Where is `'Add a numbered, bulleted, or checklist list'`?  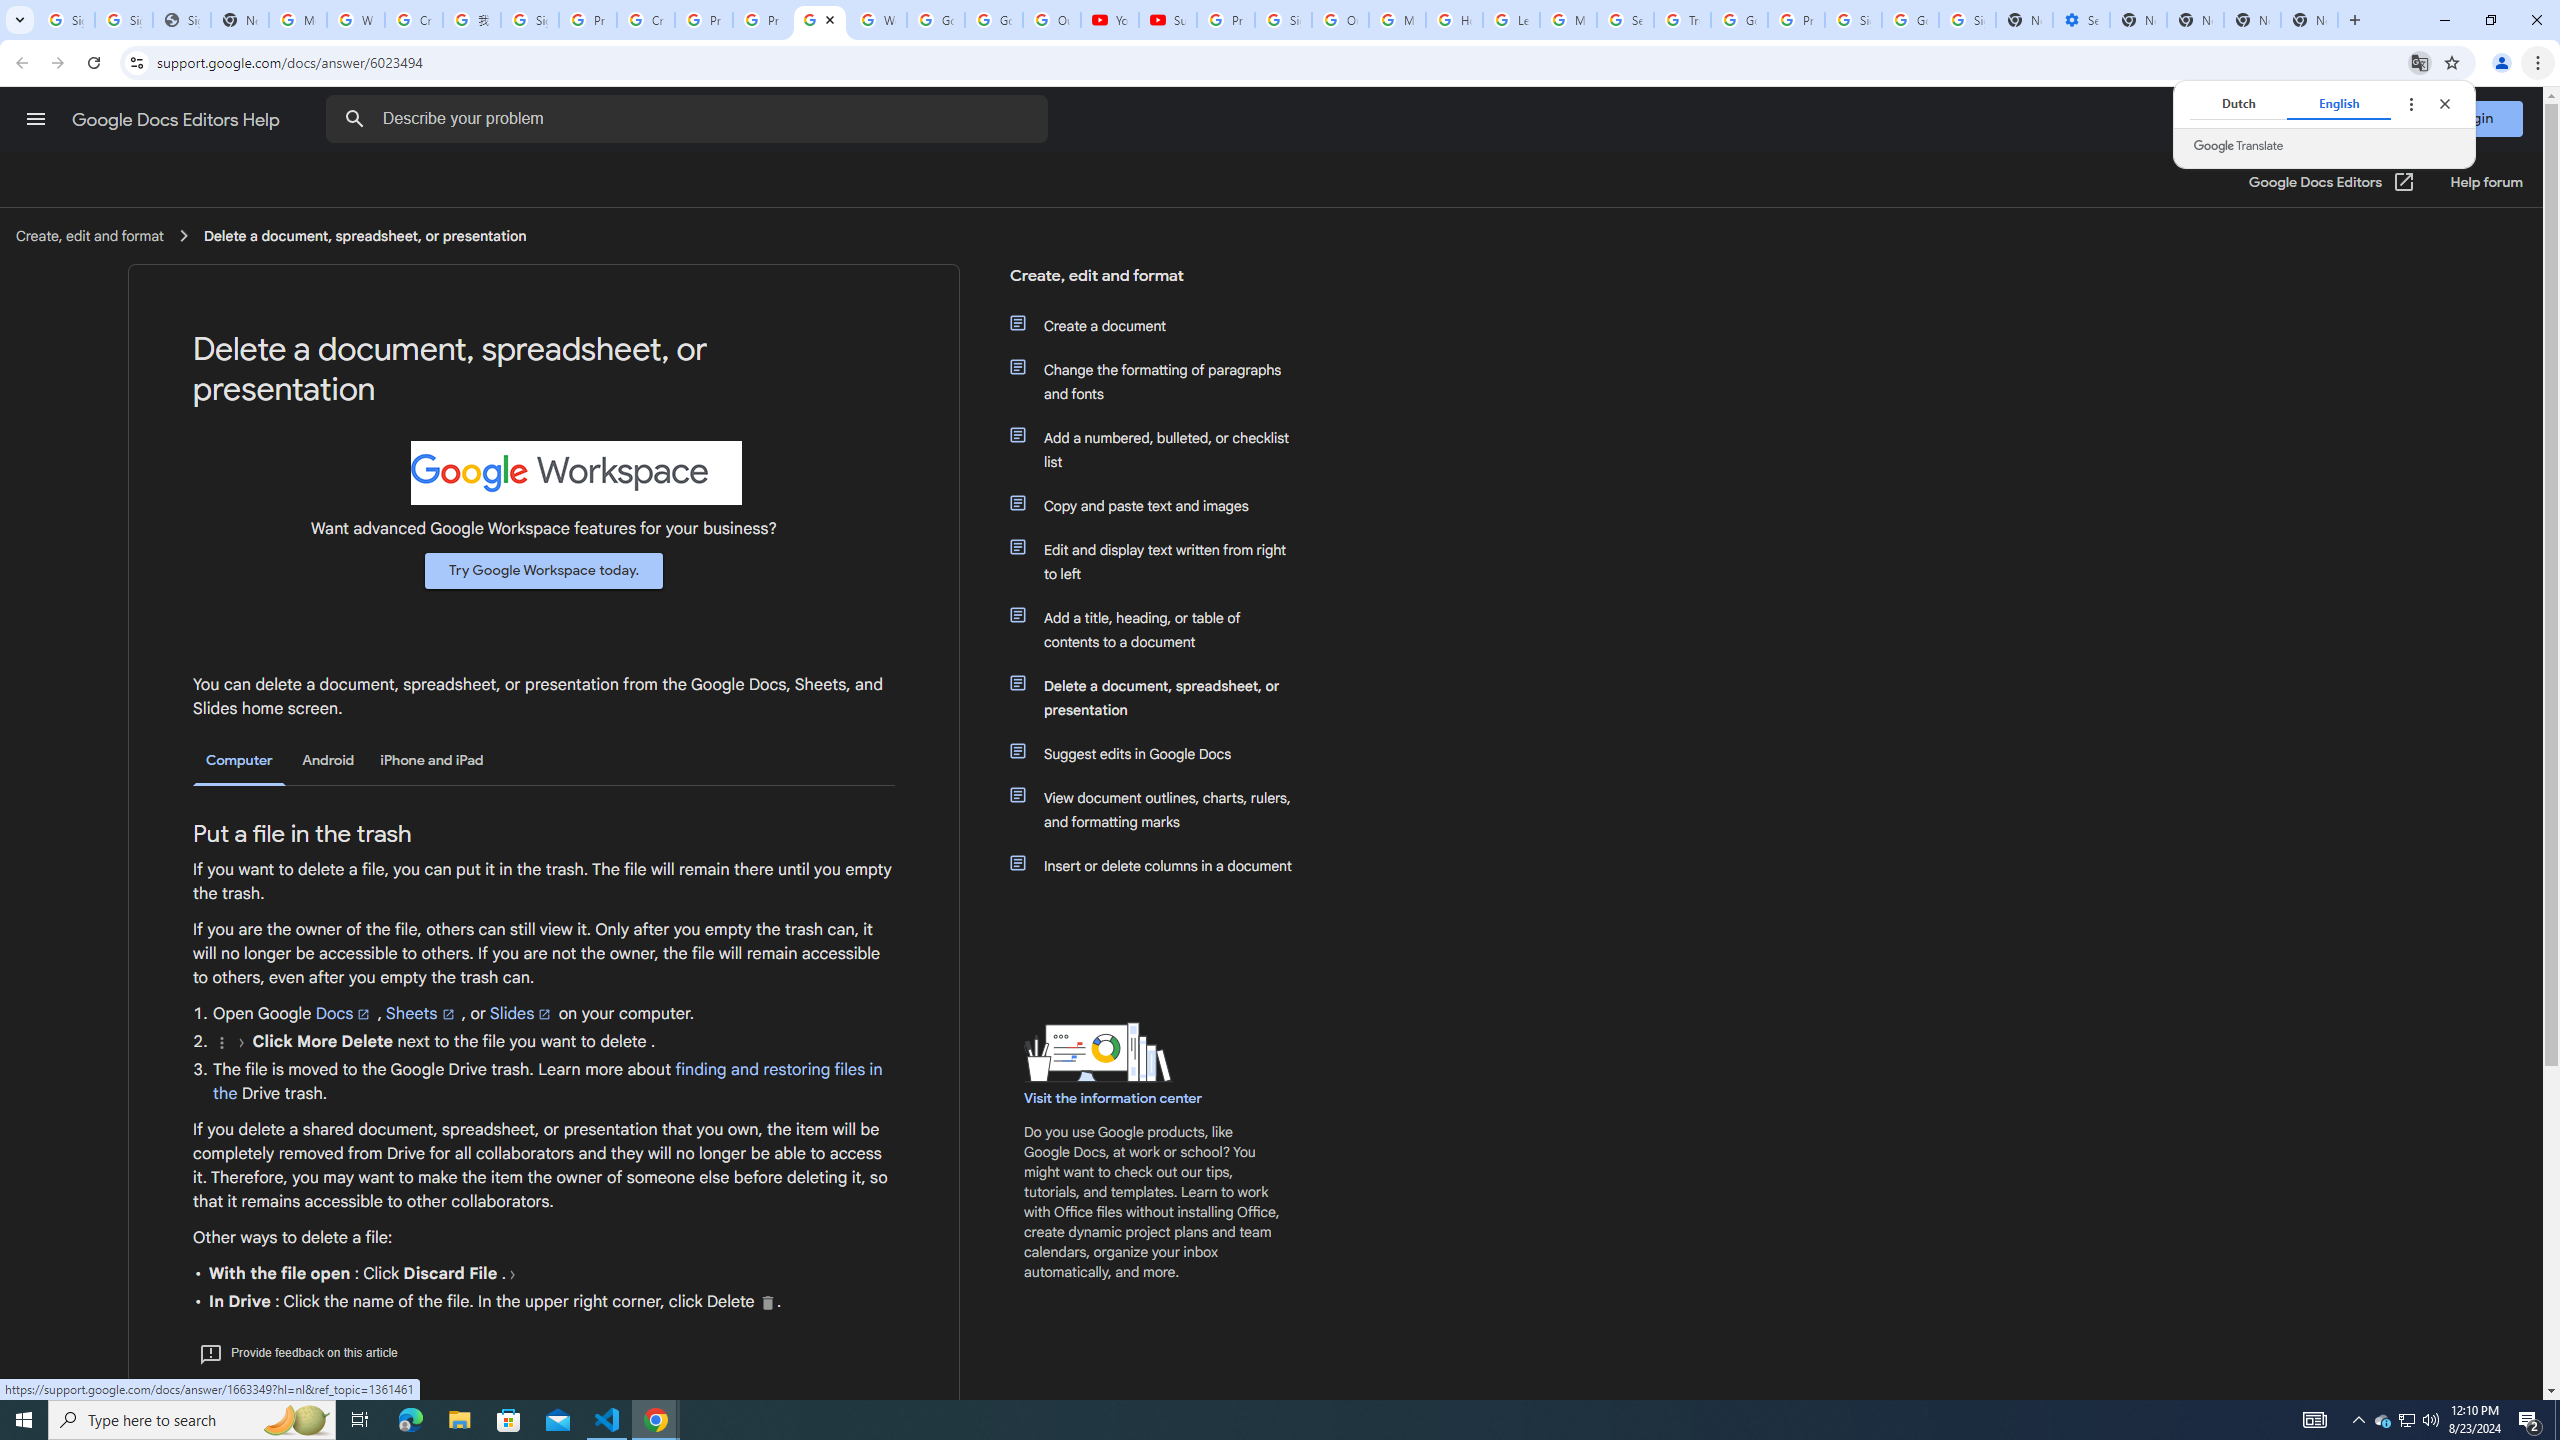
'Add a numbered, bulleted, or checklist list' is located at coordinates (1162, 449).